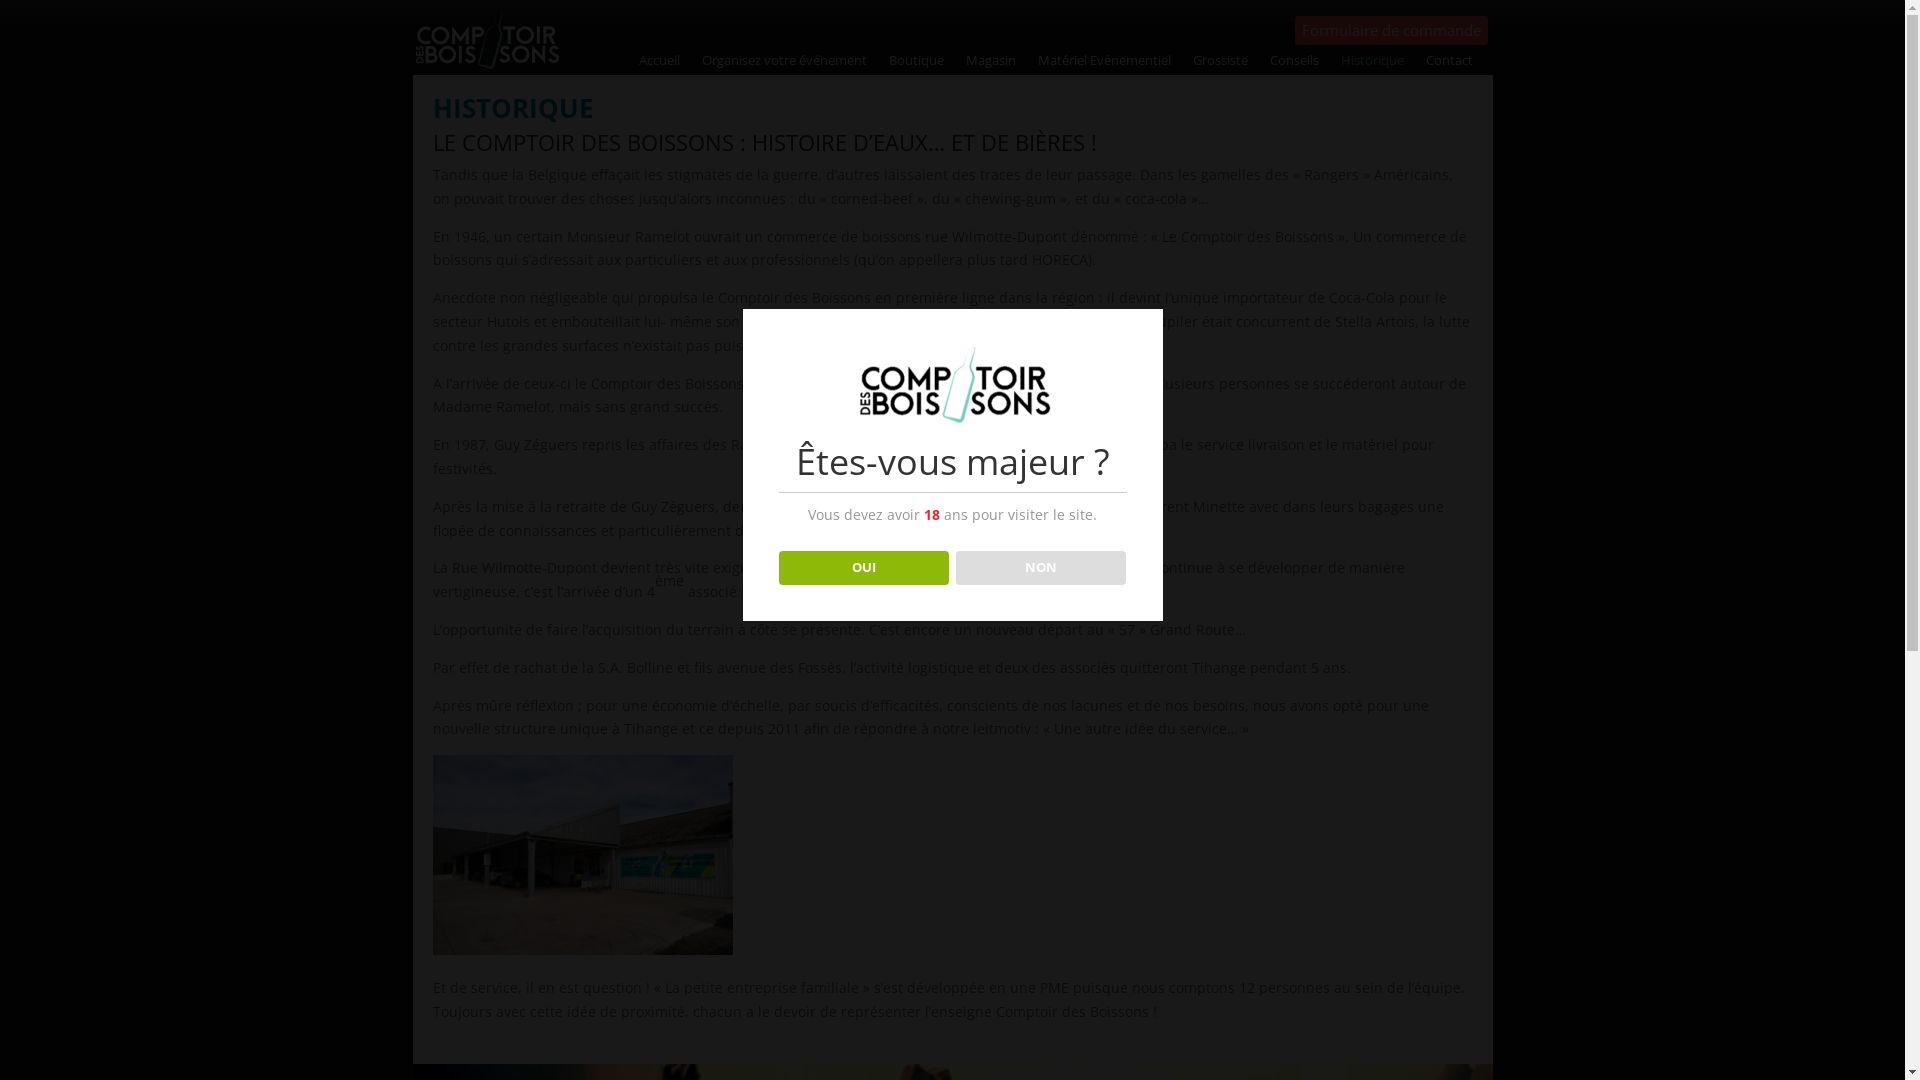  Describe the element at coordinates (777, 567) in the screenshot. I see `'OUI'` at that location.